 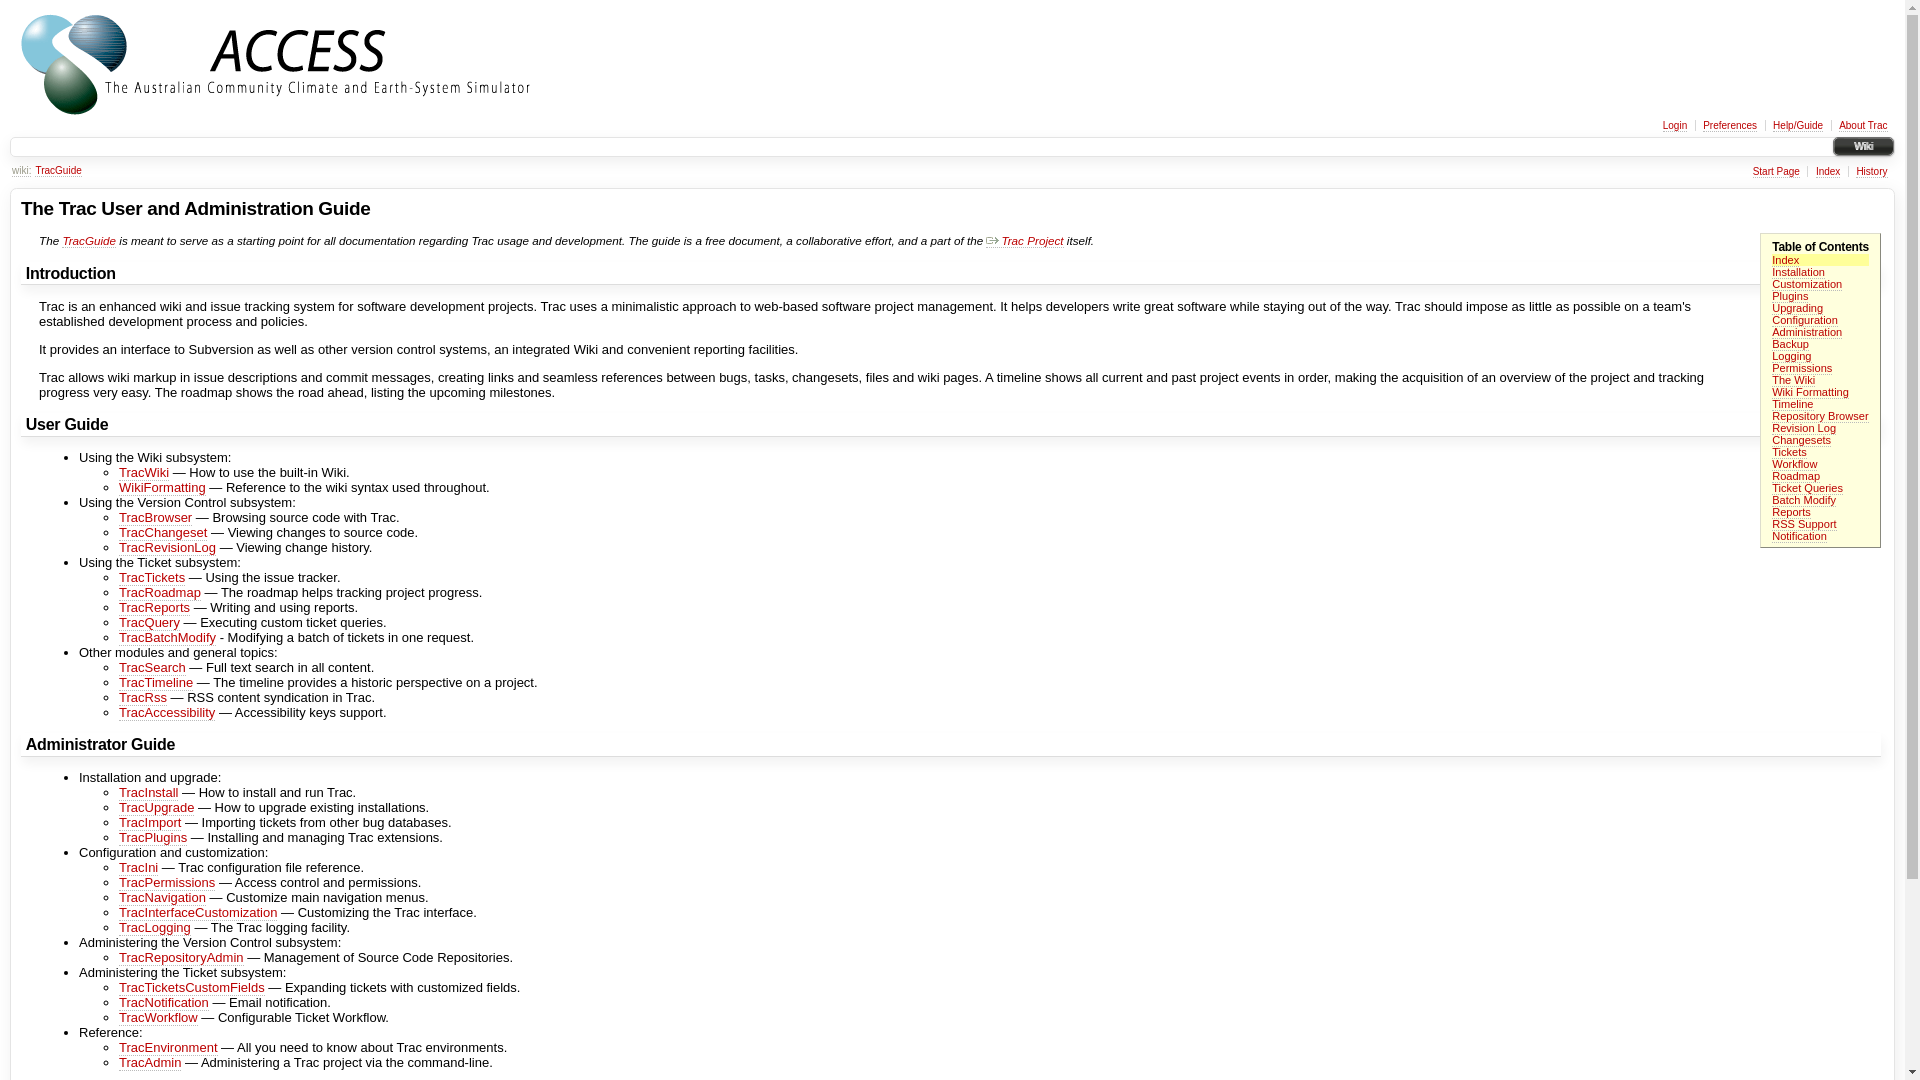 I want to click on 'Login', so click(x=1675, y=126).